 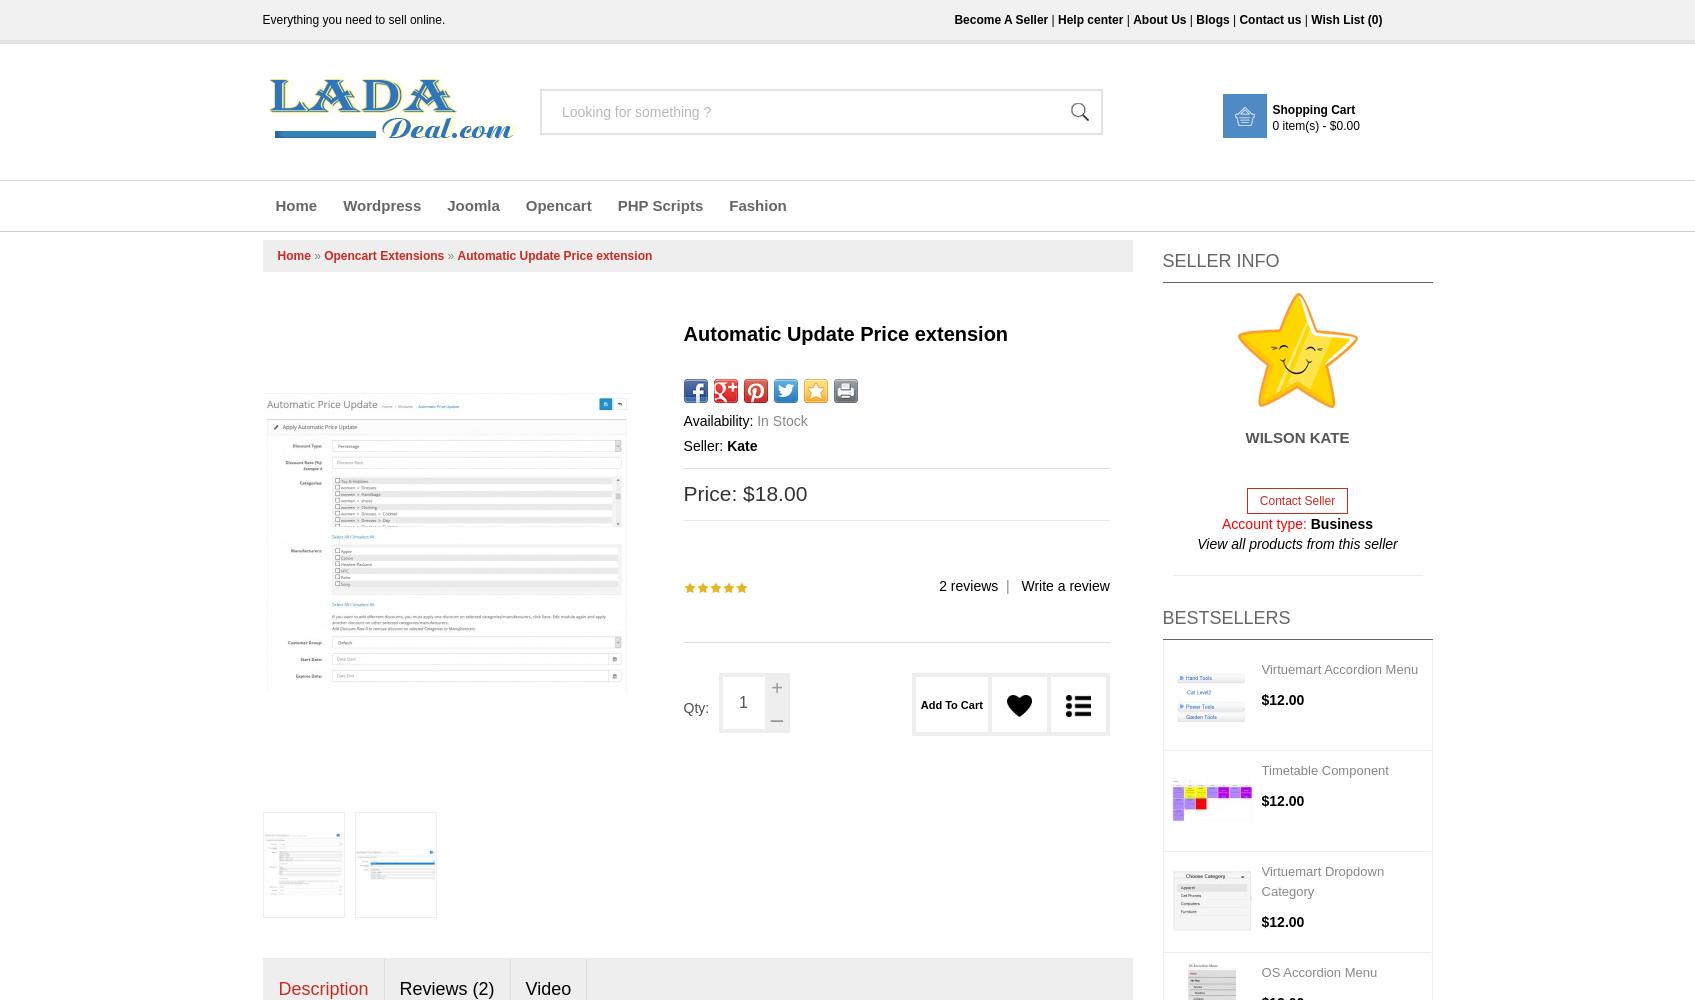 What do you see at coordinates (276, 256) in the screenshot?
I see `'Home'` at bounding box center [276, 256].